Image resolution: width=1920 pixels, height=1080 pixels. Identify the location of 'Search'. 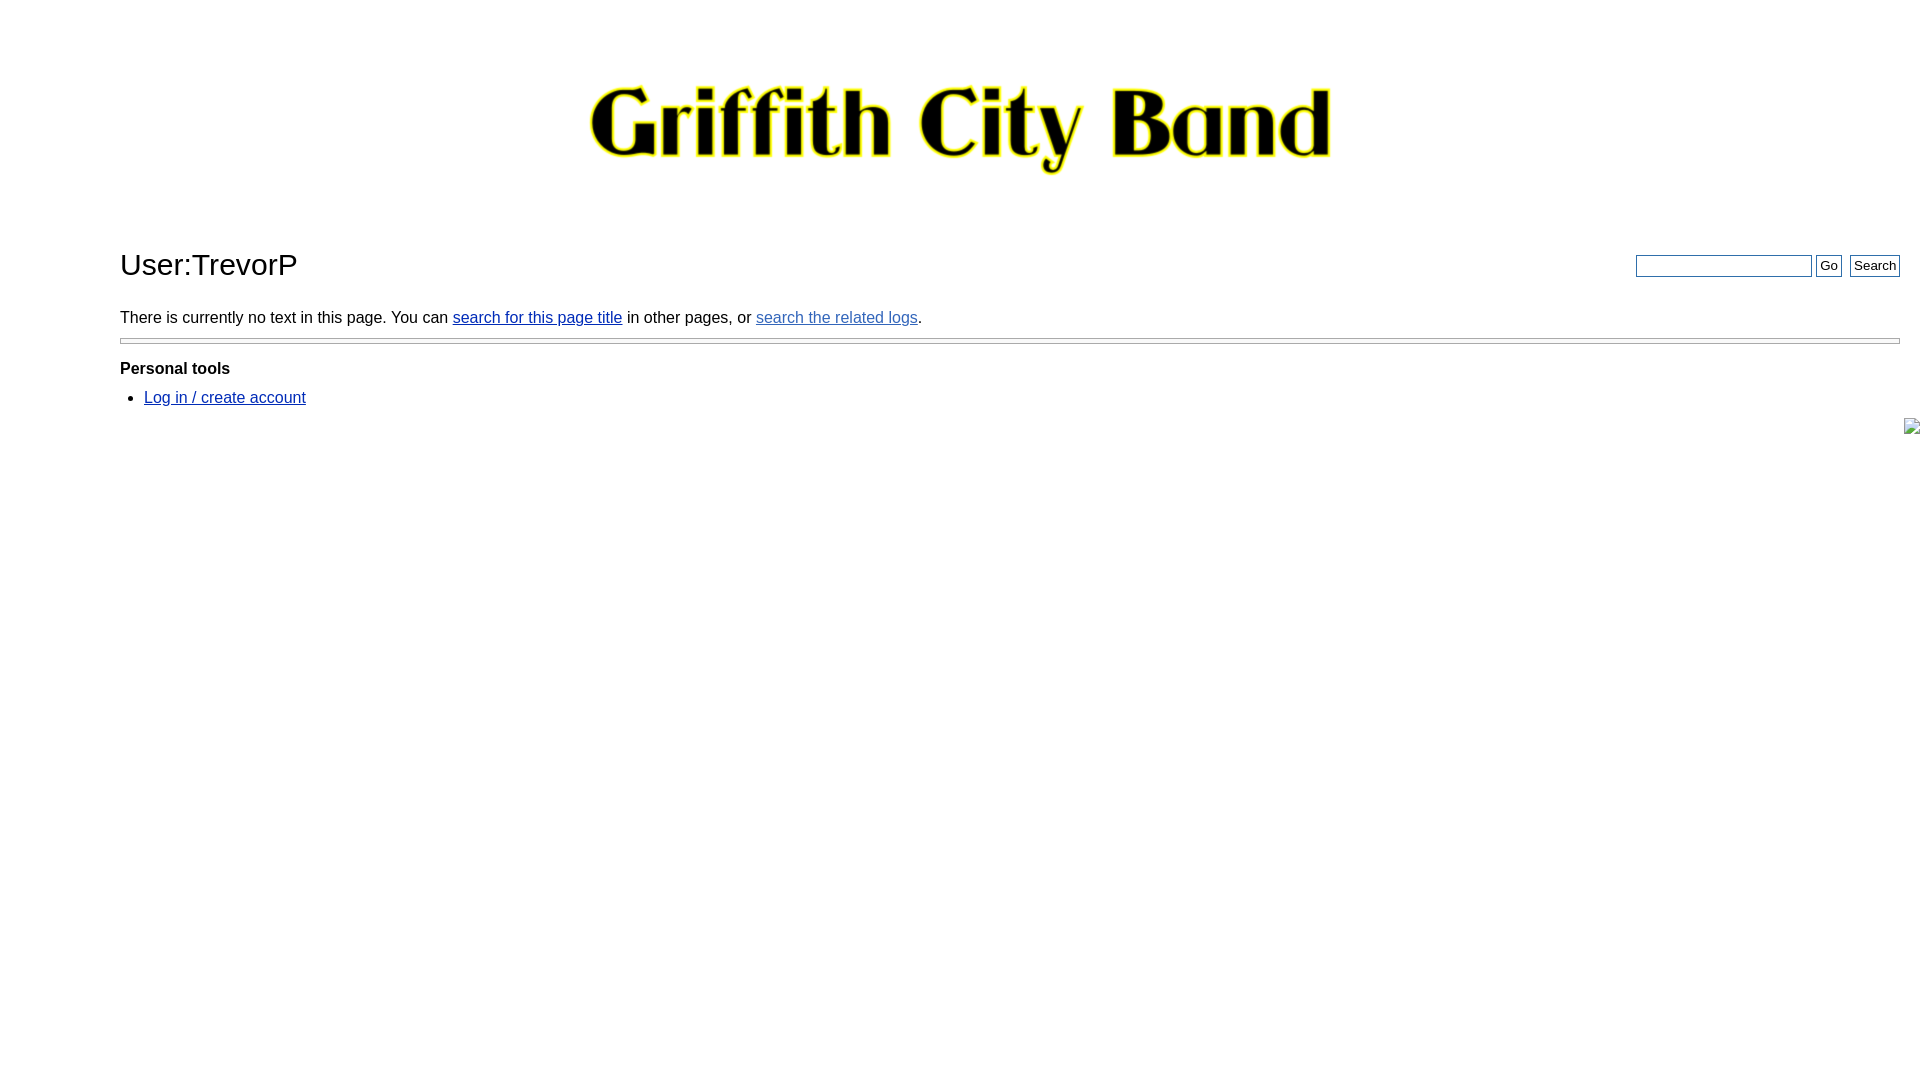
(1874, 265).